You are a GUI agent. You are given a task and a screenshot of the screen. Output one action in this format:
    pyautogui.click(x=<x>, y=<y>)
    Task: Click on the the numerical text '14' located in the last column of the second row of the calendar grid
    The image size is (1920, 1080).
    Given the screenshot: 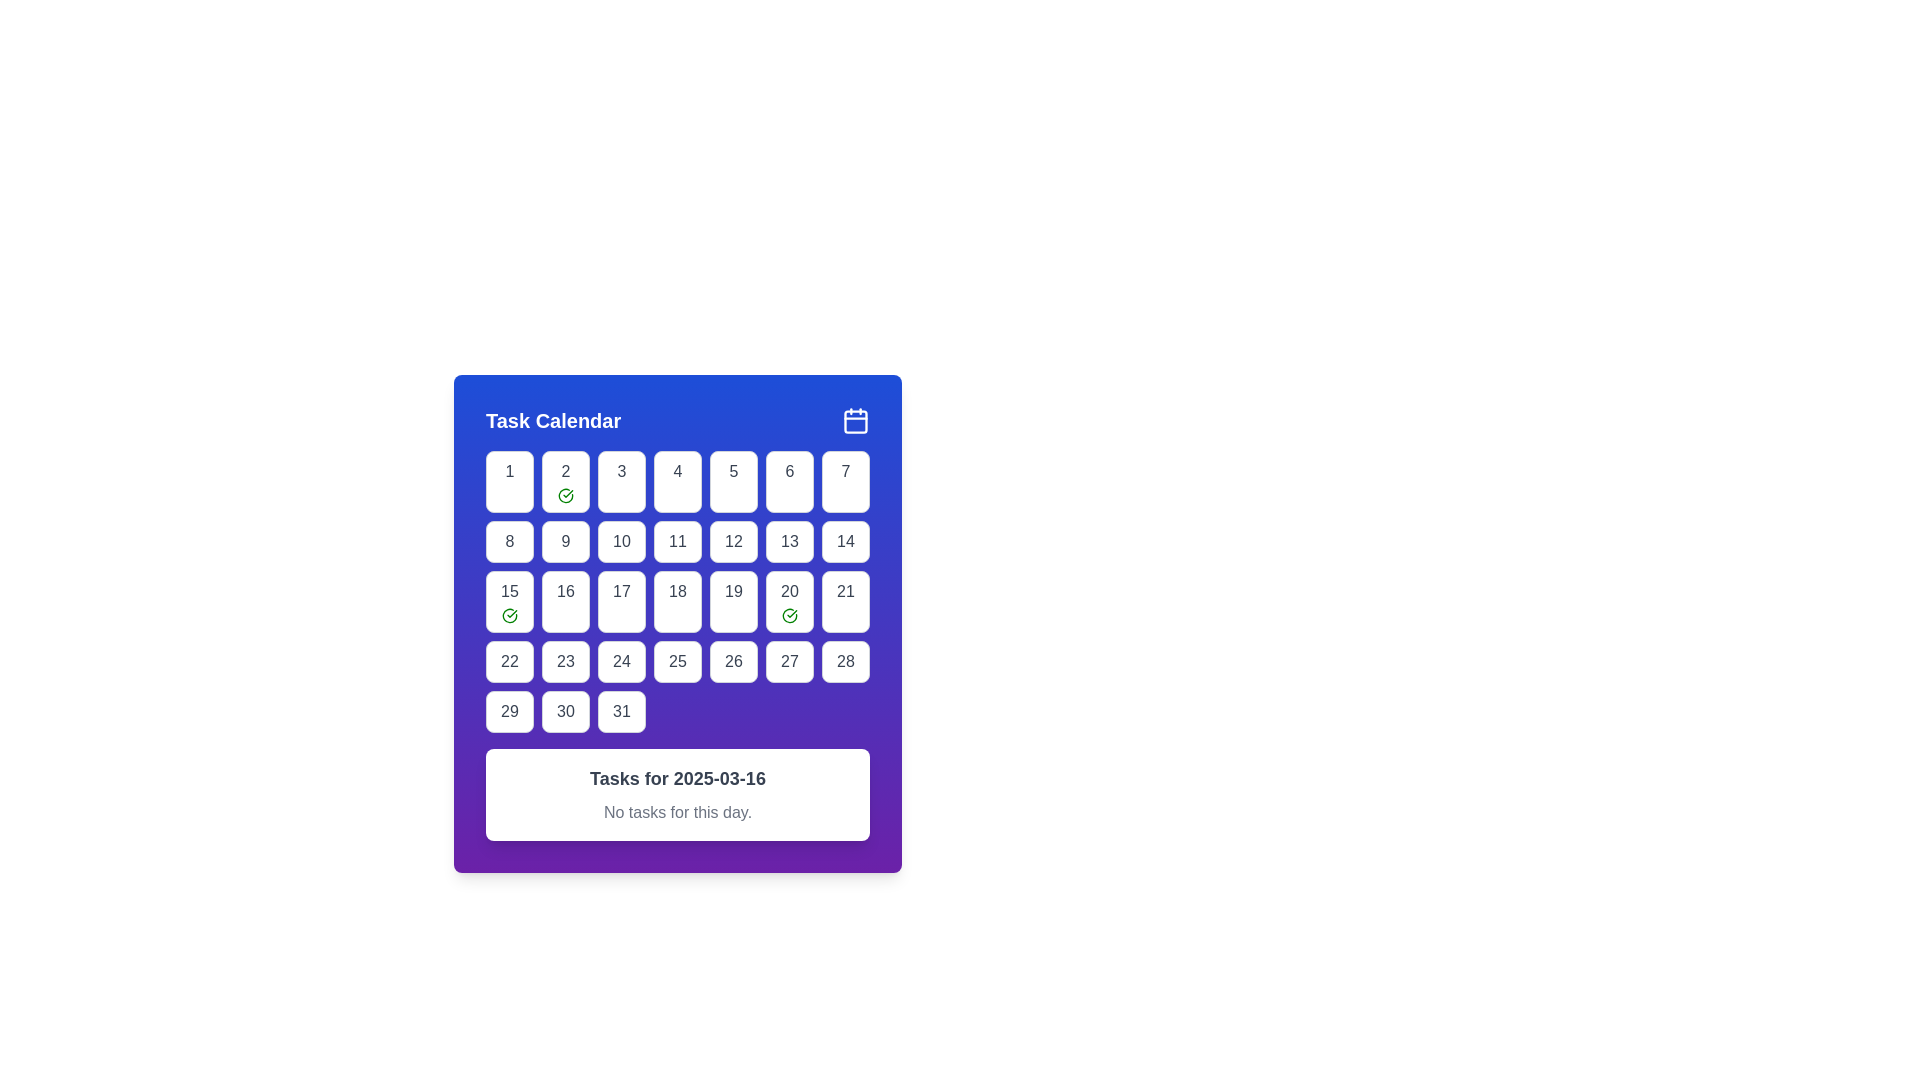 What is the action you would take?
    pyautogui.click(x=845, y=542)
    